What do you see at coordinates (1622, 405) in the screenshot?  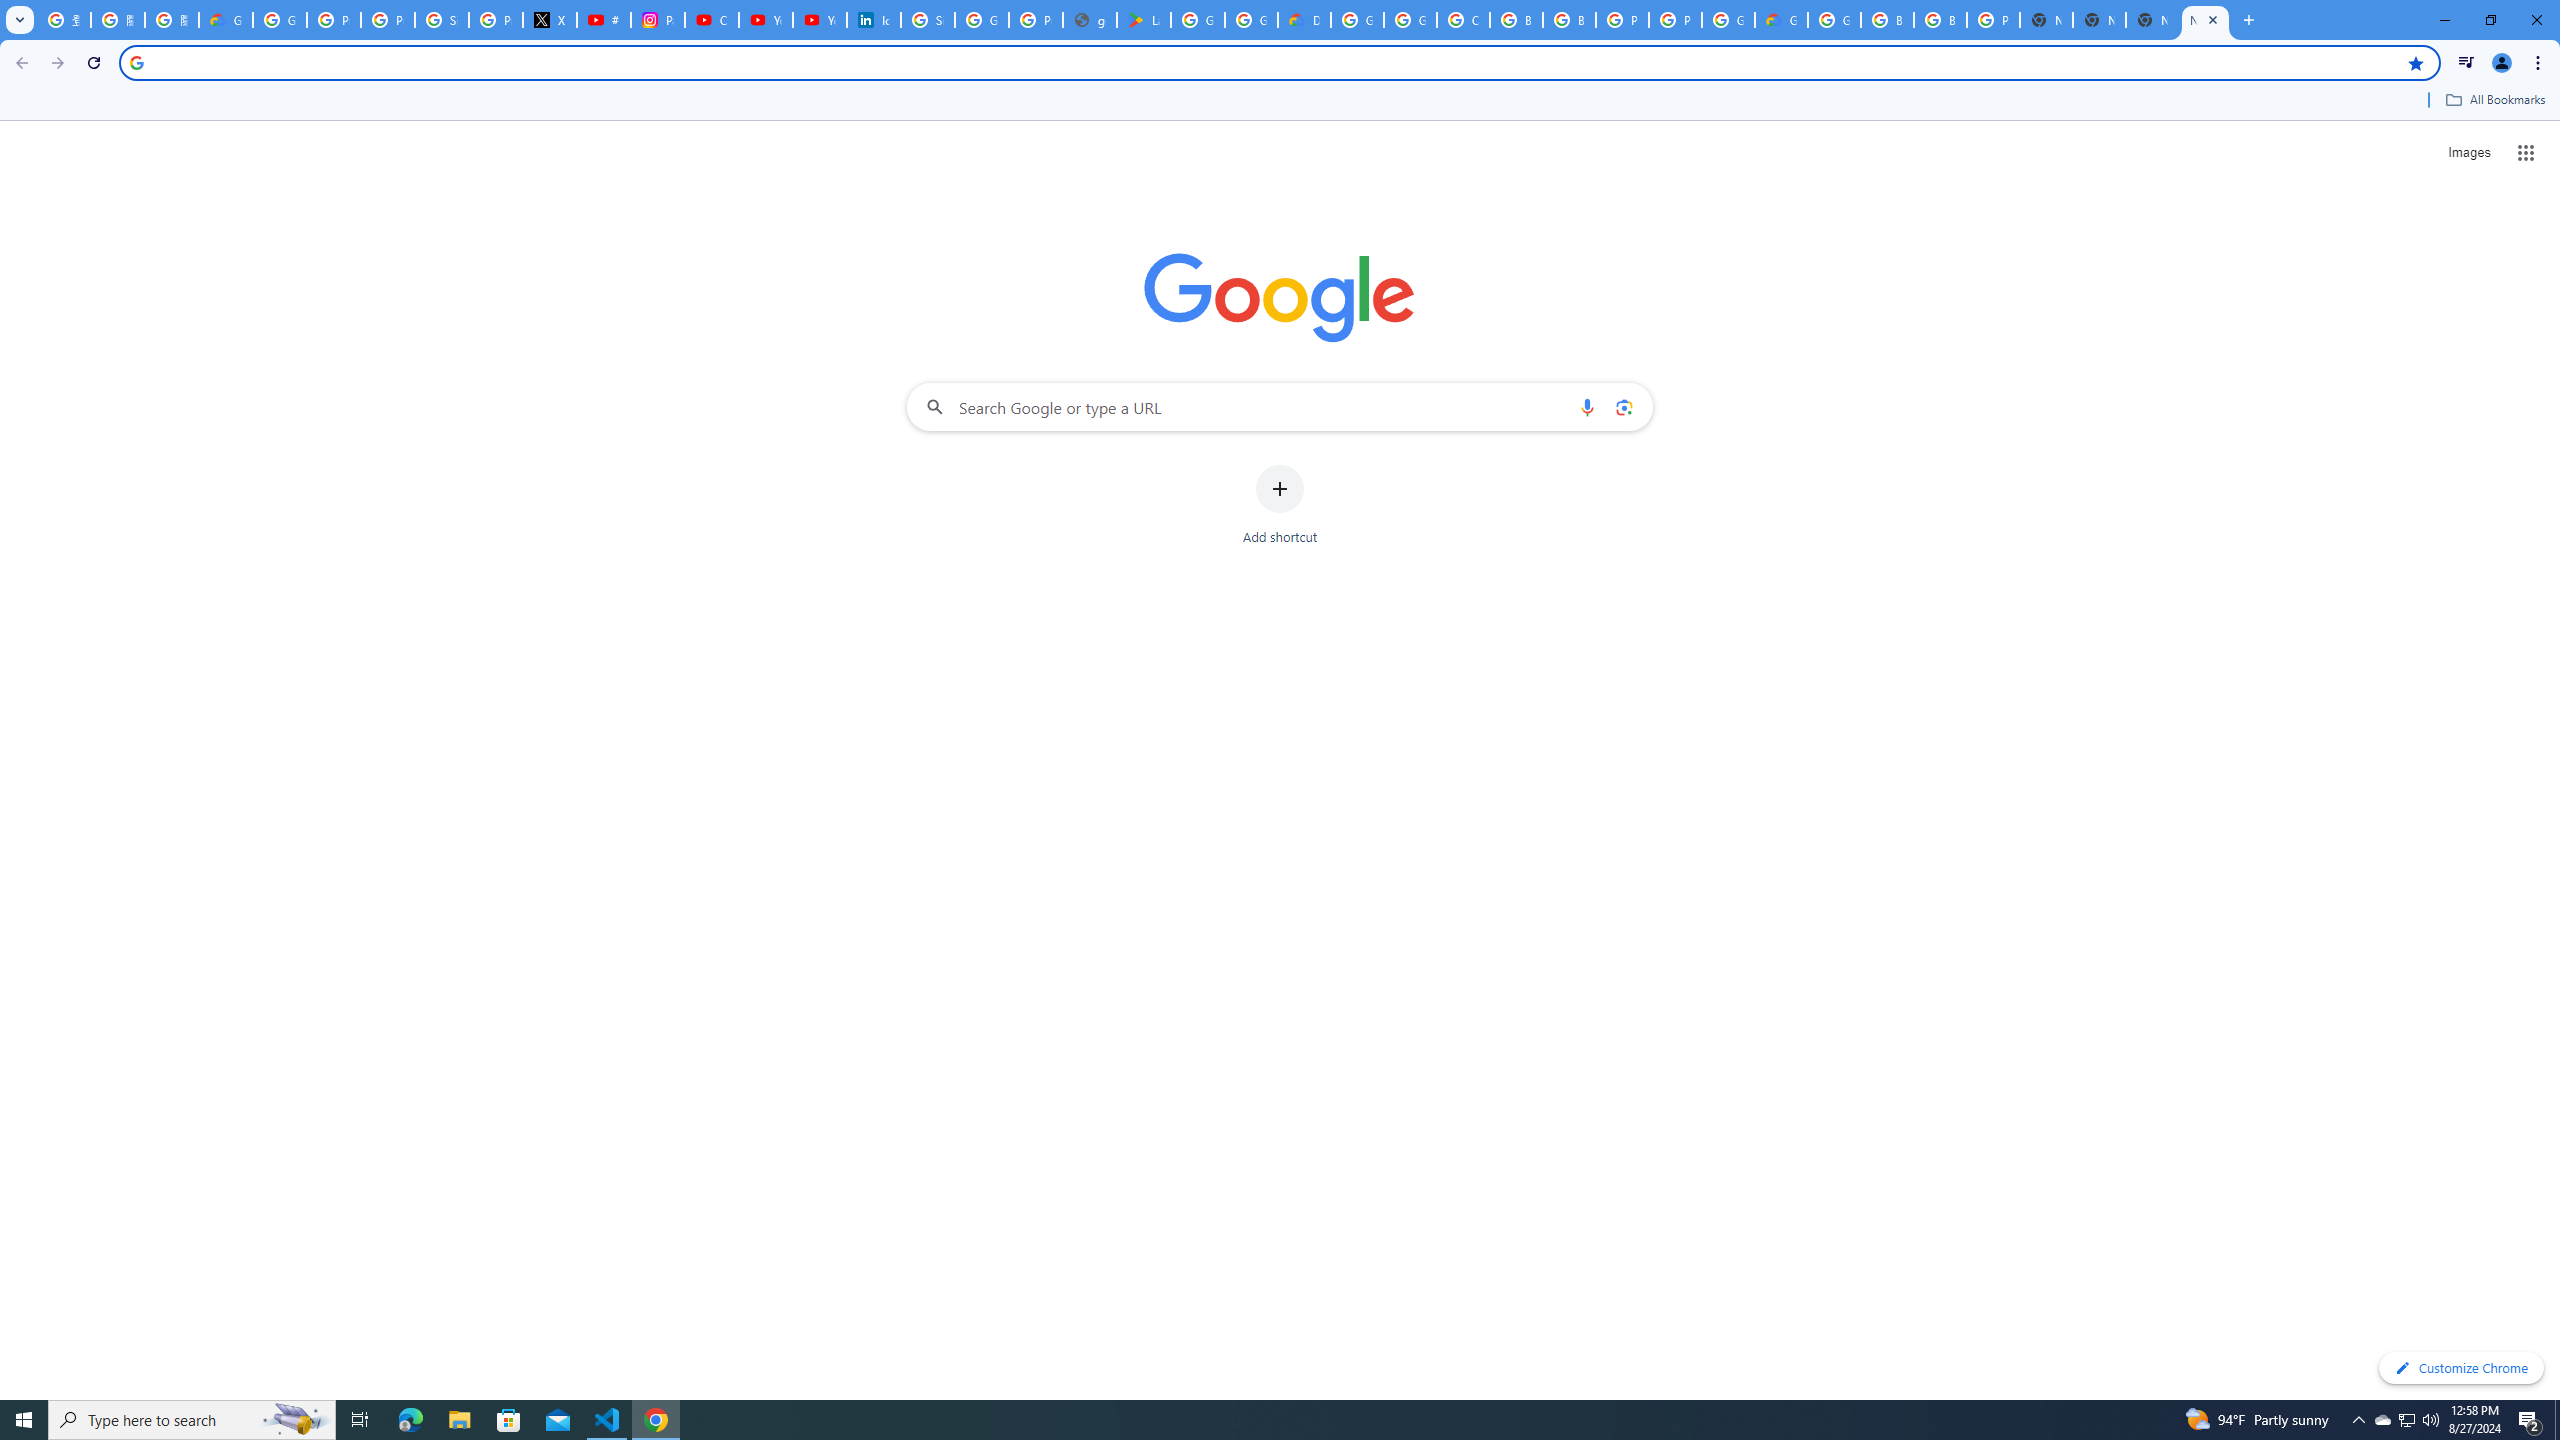 I see `'Search by image'` at bounding box center [1622, 405].